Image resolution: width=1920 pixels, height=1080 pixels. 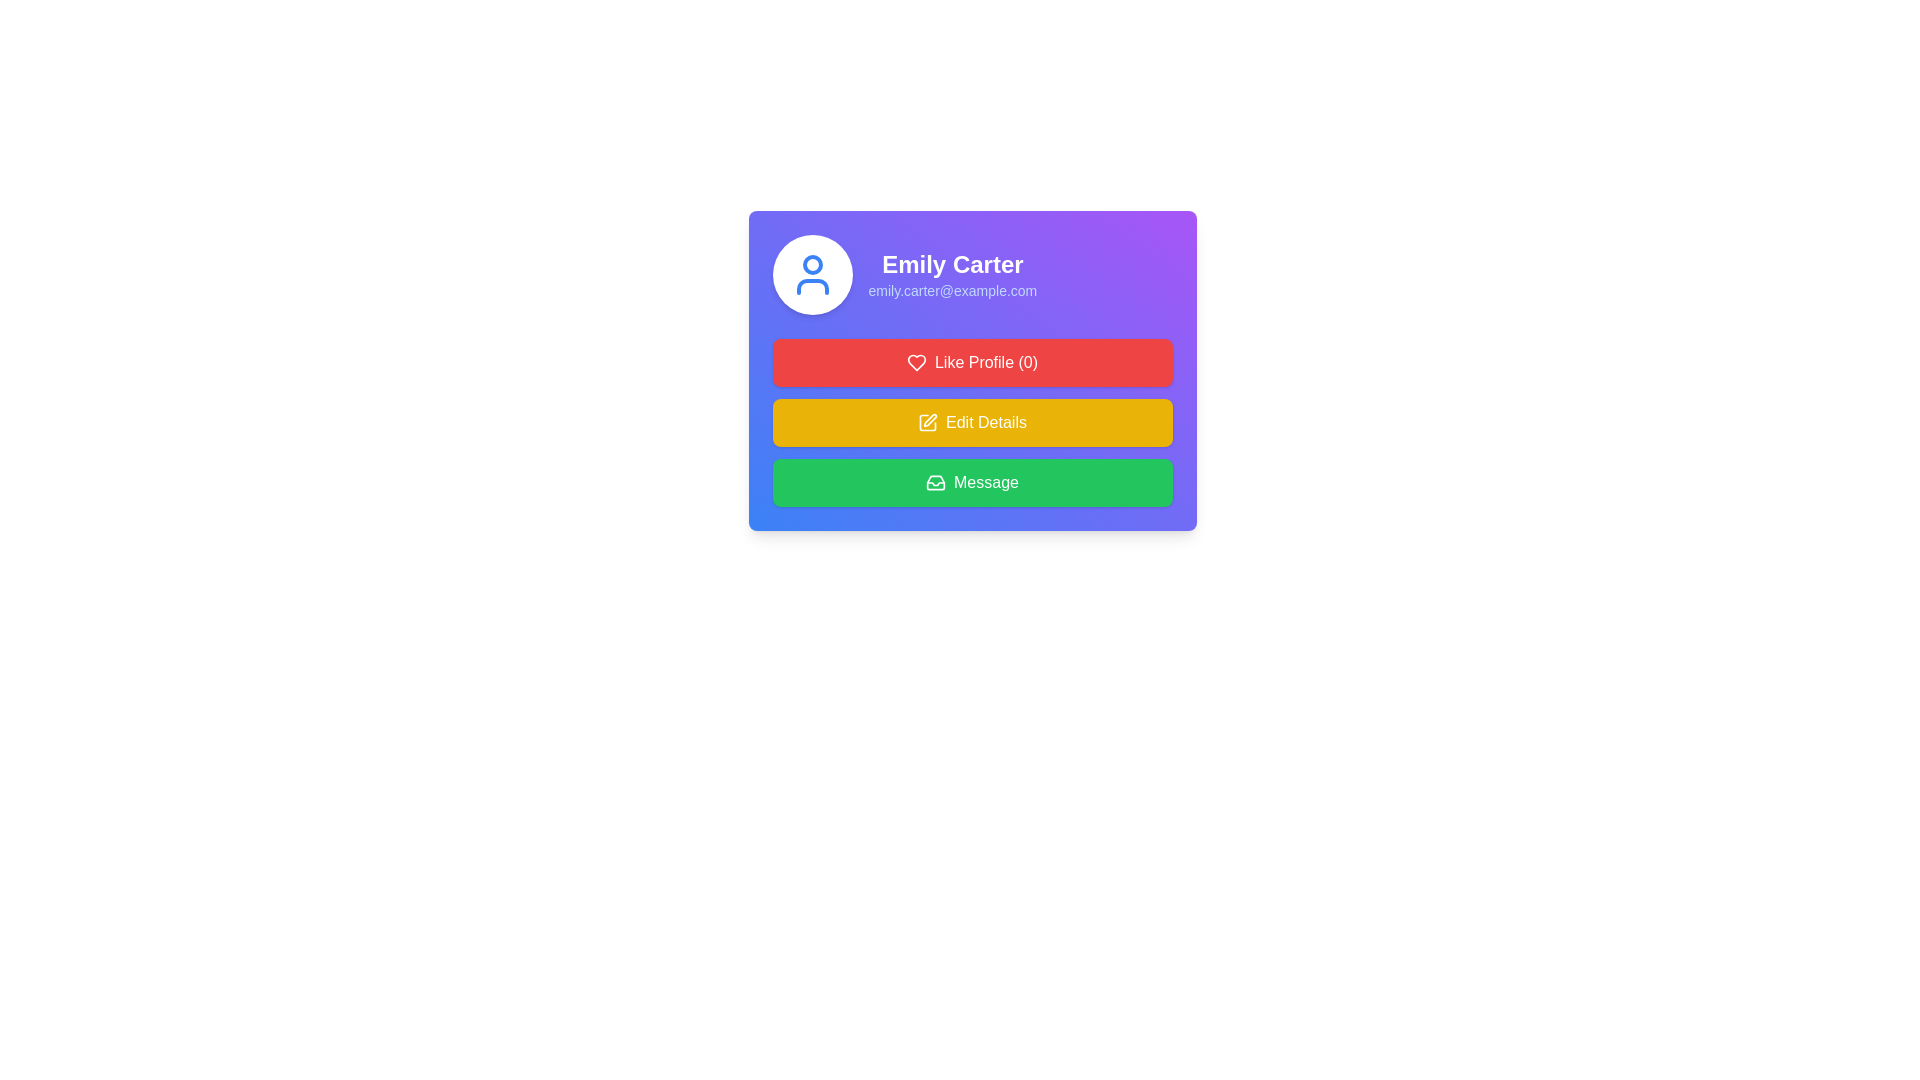 I want to click on the email link element displaying 'emily.carter@example.com', which is styled in light blue and positioned beneath the name 'Emily Carter', so click(x=951, y=290).